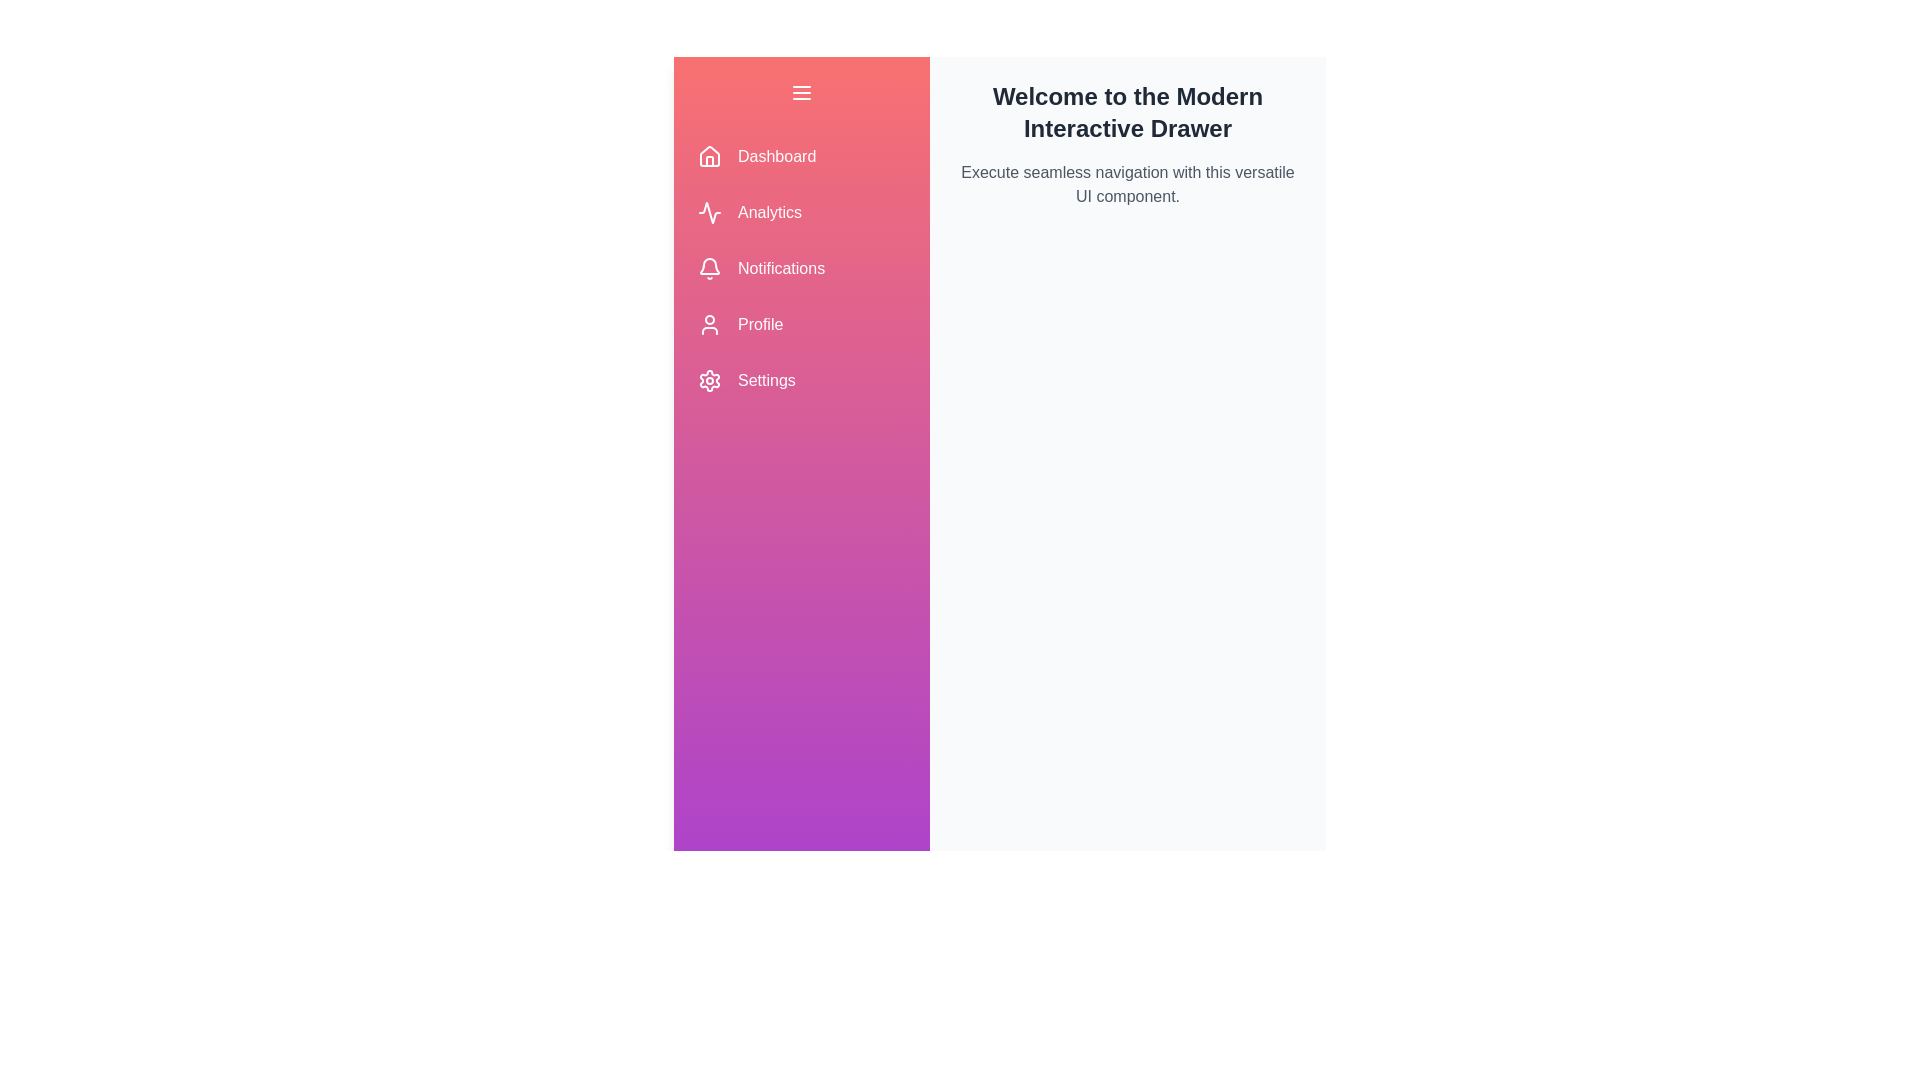 This screenshot has width=1920, height=1080. What do you see at coordinates (801, 268) in the screenshot?
I see `the navigation item labeled 'Notifications' to observe visual changes` at bounding box center [801, 268].